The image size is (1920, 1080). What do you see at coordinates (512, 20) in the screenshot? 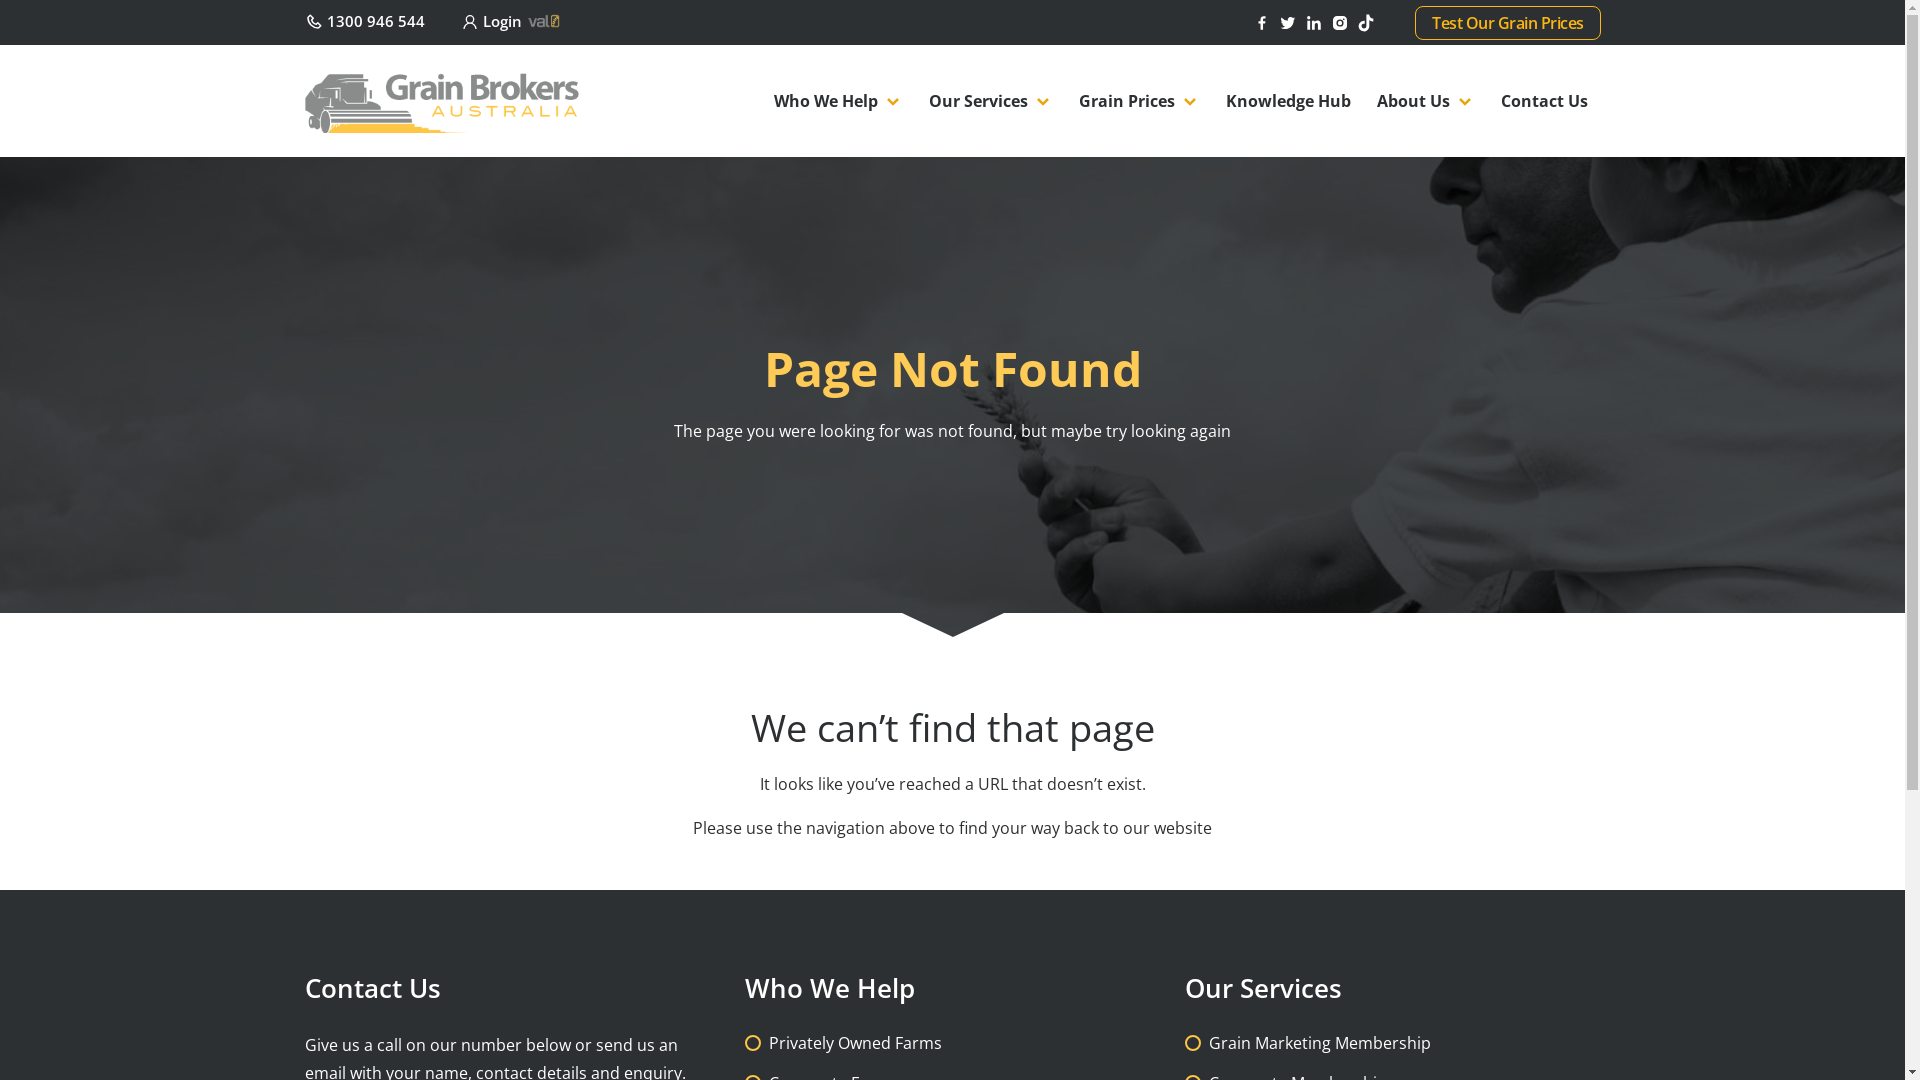
I see `'Login'` at bounding box center [512, 20].